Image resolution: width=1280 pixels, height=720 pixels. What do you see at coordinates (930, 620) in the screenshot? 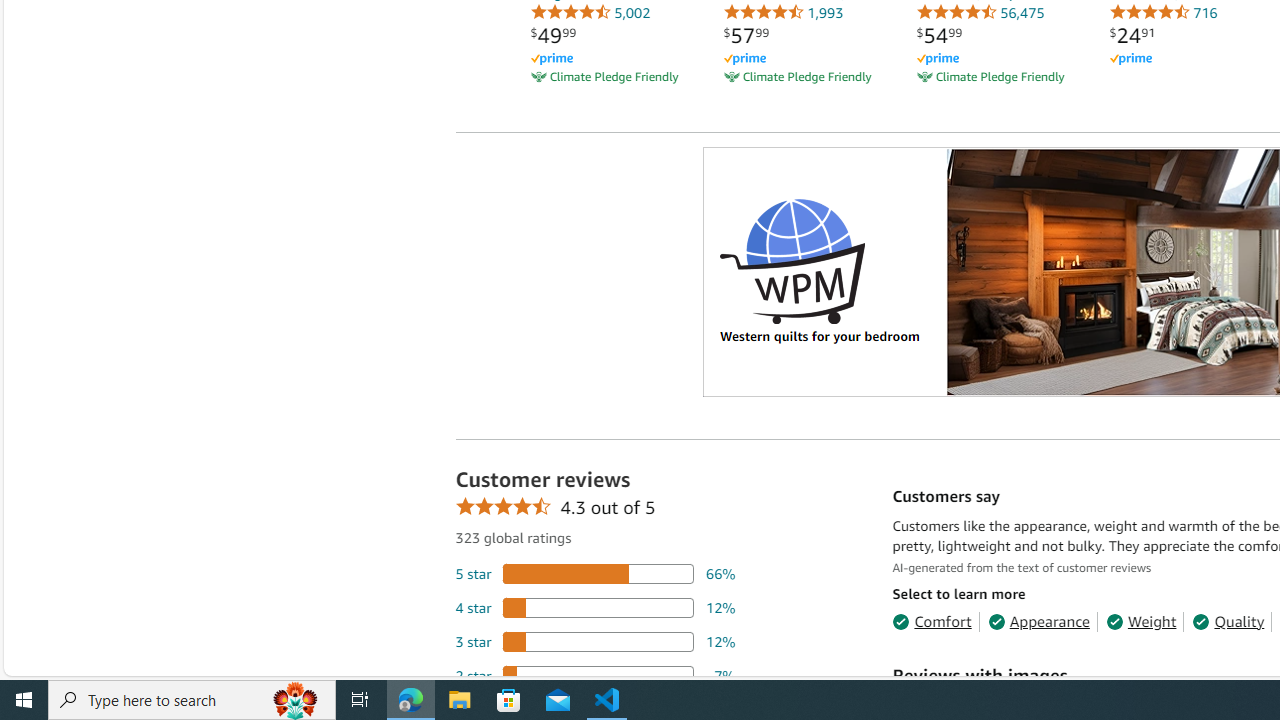
I see `'Comfort'` at bounding box center [930, 620].